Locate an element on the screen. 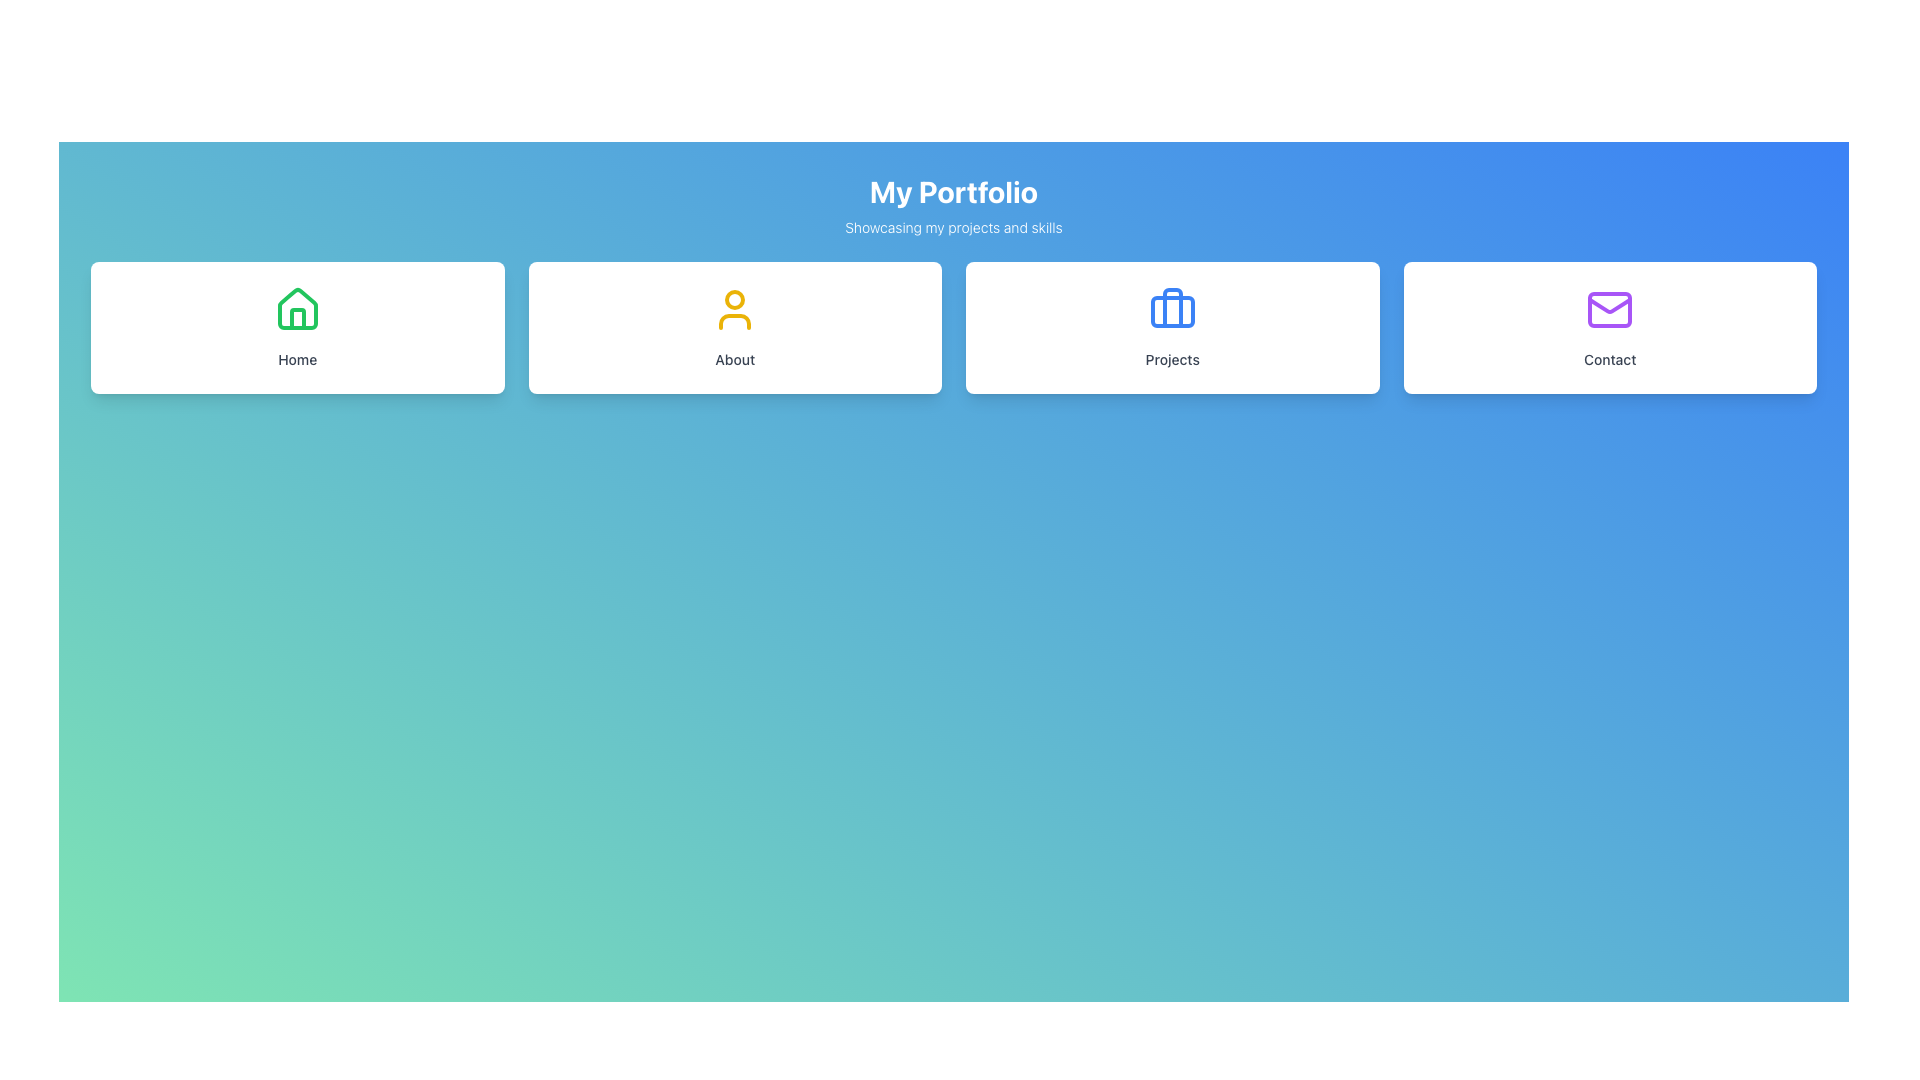 This screenshot has width=1920, height=1080. the mailing icon located at the top-center of the 'Contact' card is located at coordinates (1610, 309).